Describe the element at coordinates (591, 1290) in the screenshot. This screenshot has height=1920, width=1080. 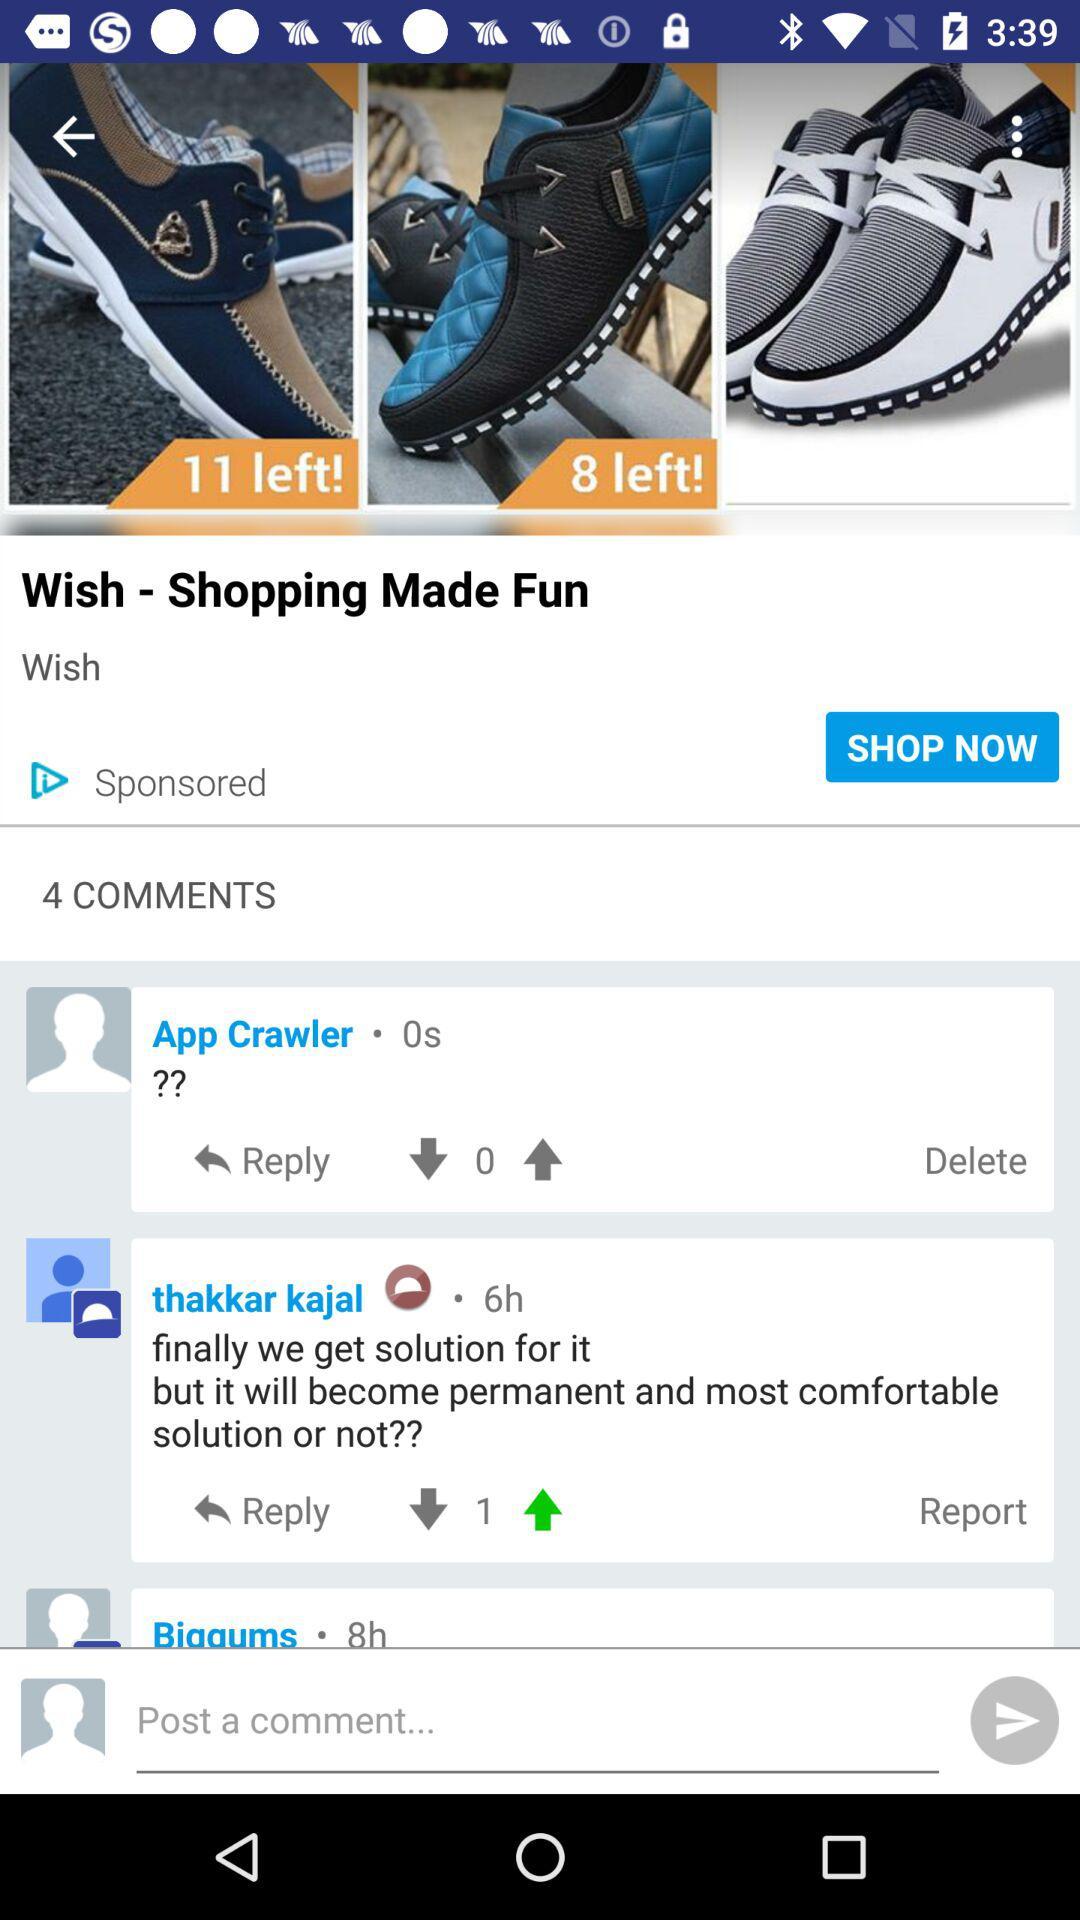
I see `item below the reply` at that location.